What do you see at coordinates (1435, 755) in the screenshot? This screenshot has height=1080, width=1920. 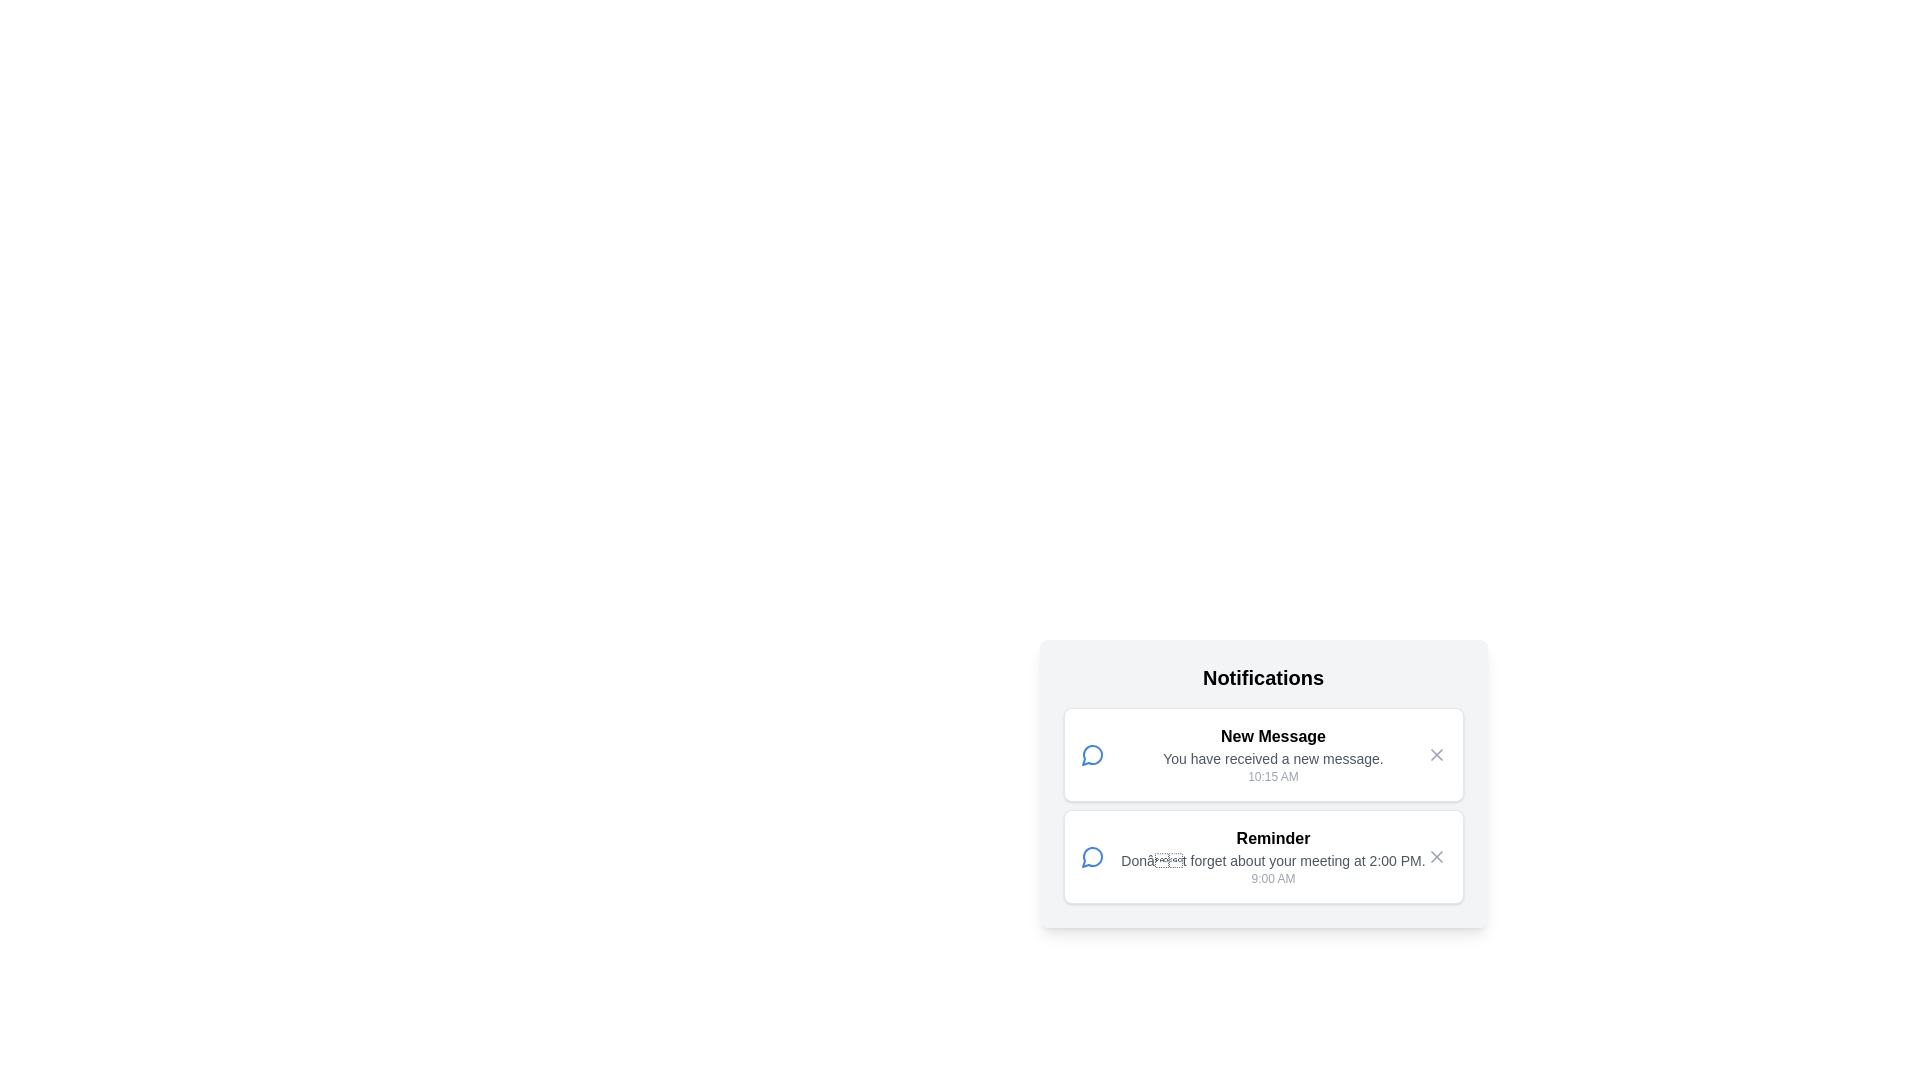 I see `the close icon for the notification titled 'New Message'` at bounding box center [1435, 755].